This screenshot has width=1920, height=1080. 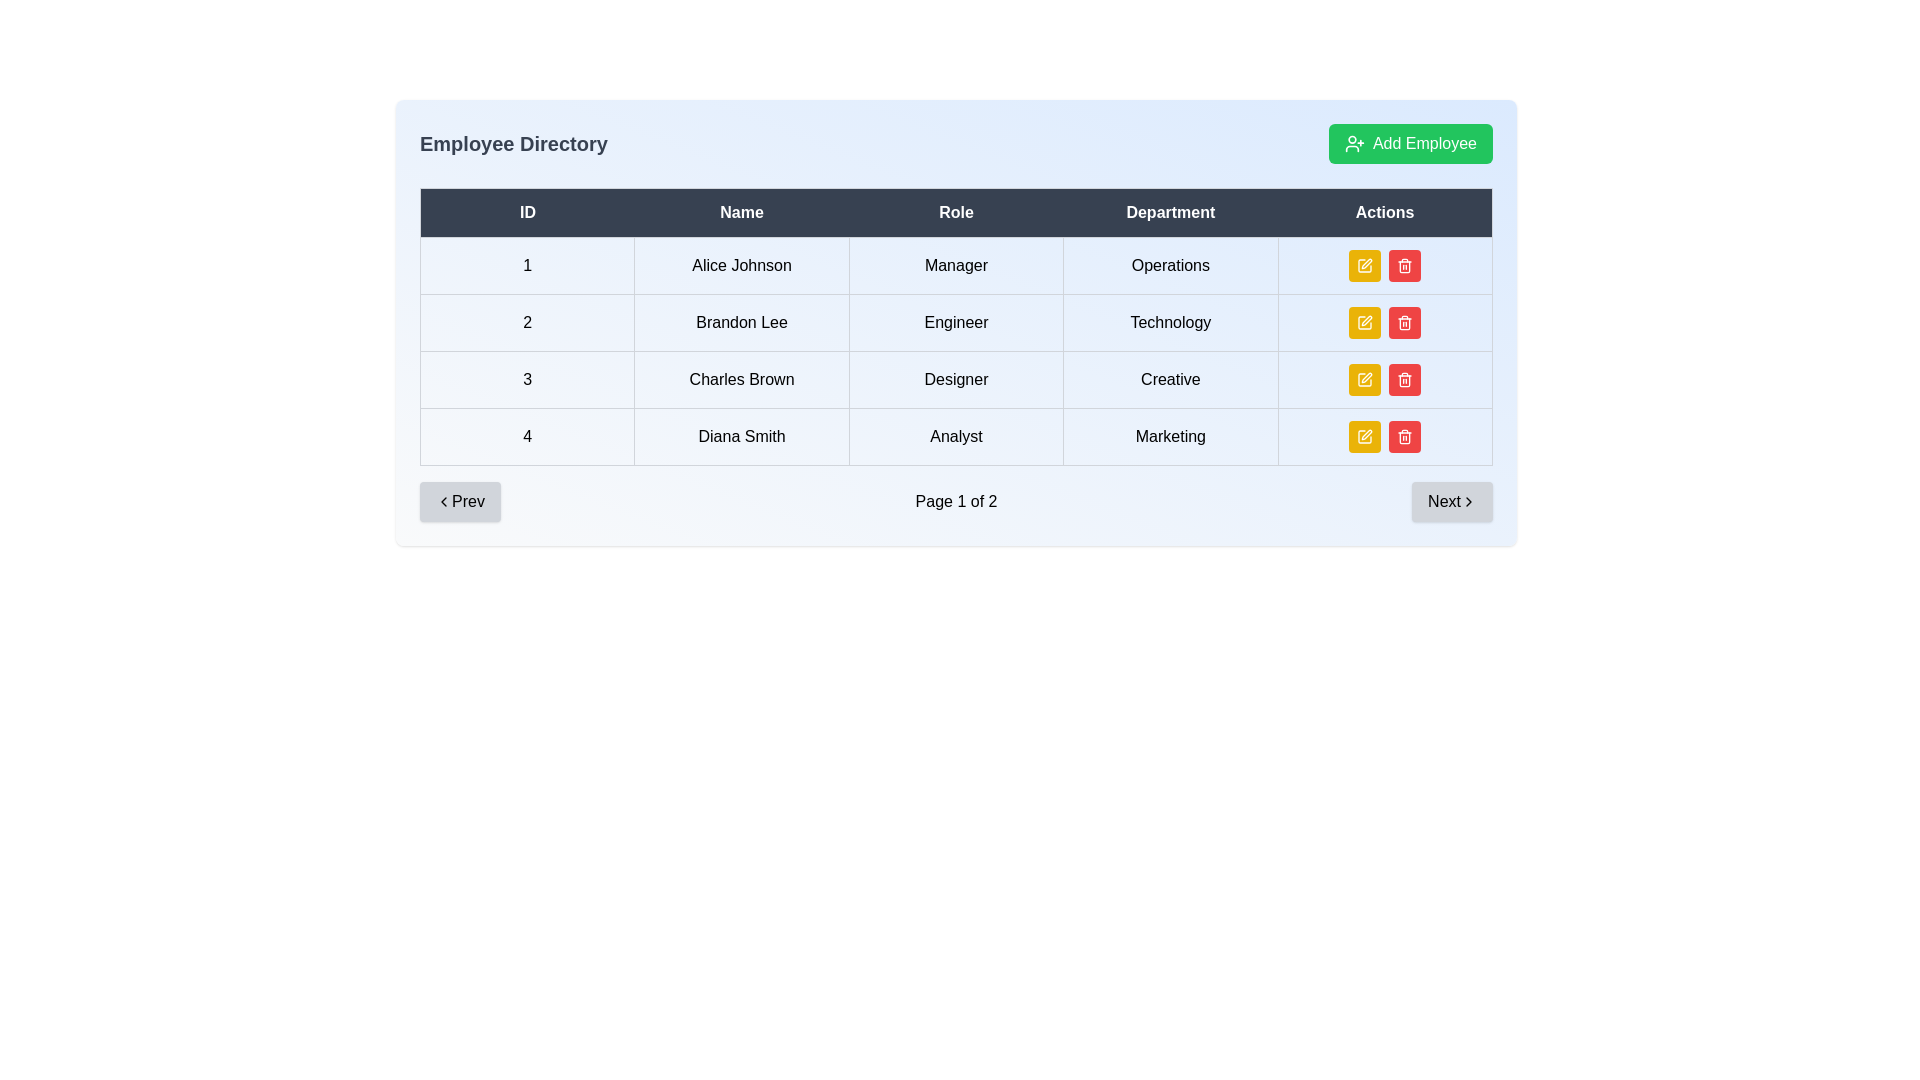 I want to click on current page number information from the pagination bar located at the bottom right of the employee directory table, which displays 'Page 1 of 2', so click(x=955, y=500).